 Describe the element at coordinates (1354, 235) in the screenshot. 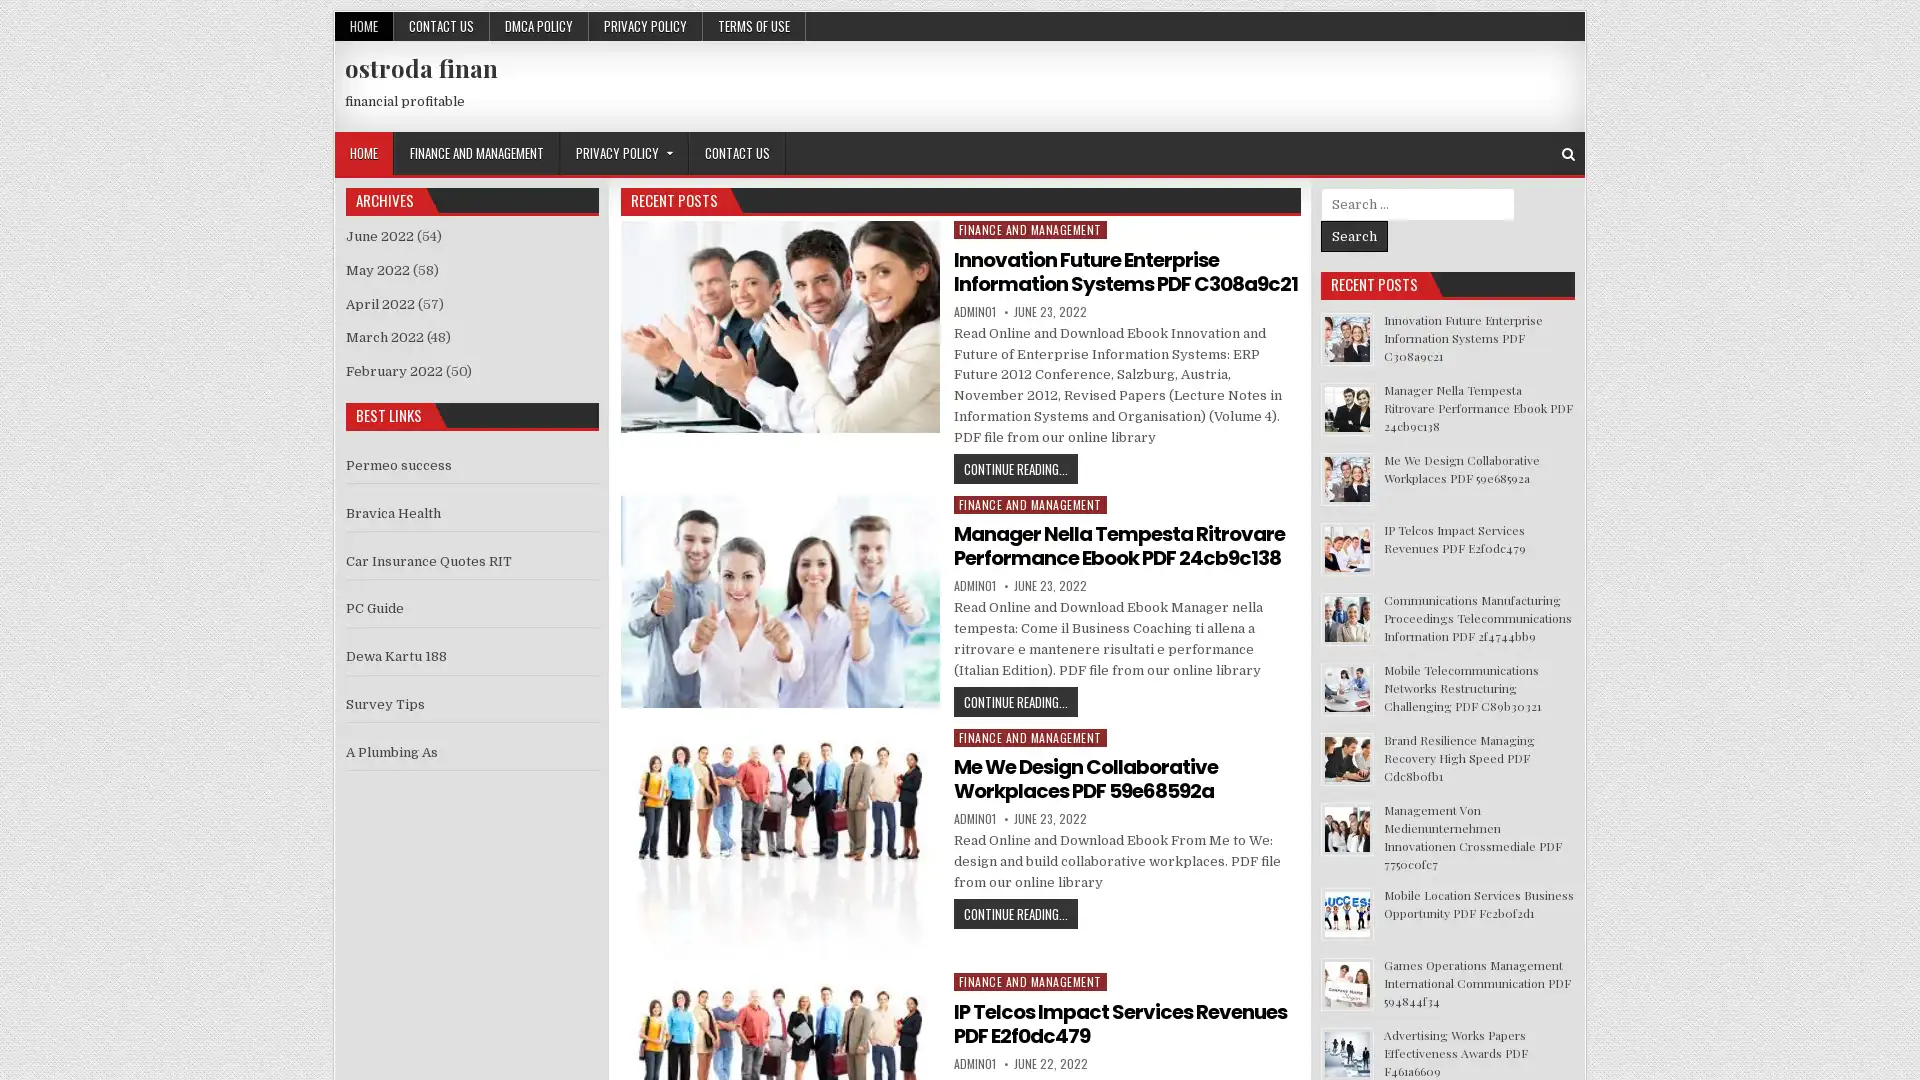

I see `Search` at that location.